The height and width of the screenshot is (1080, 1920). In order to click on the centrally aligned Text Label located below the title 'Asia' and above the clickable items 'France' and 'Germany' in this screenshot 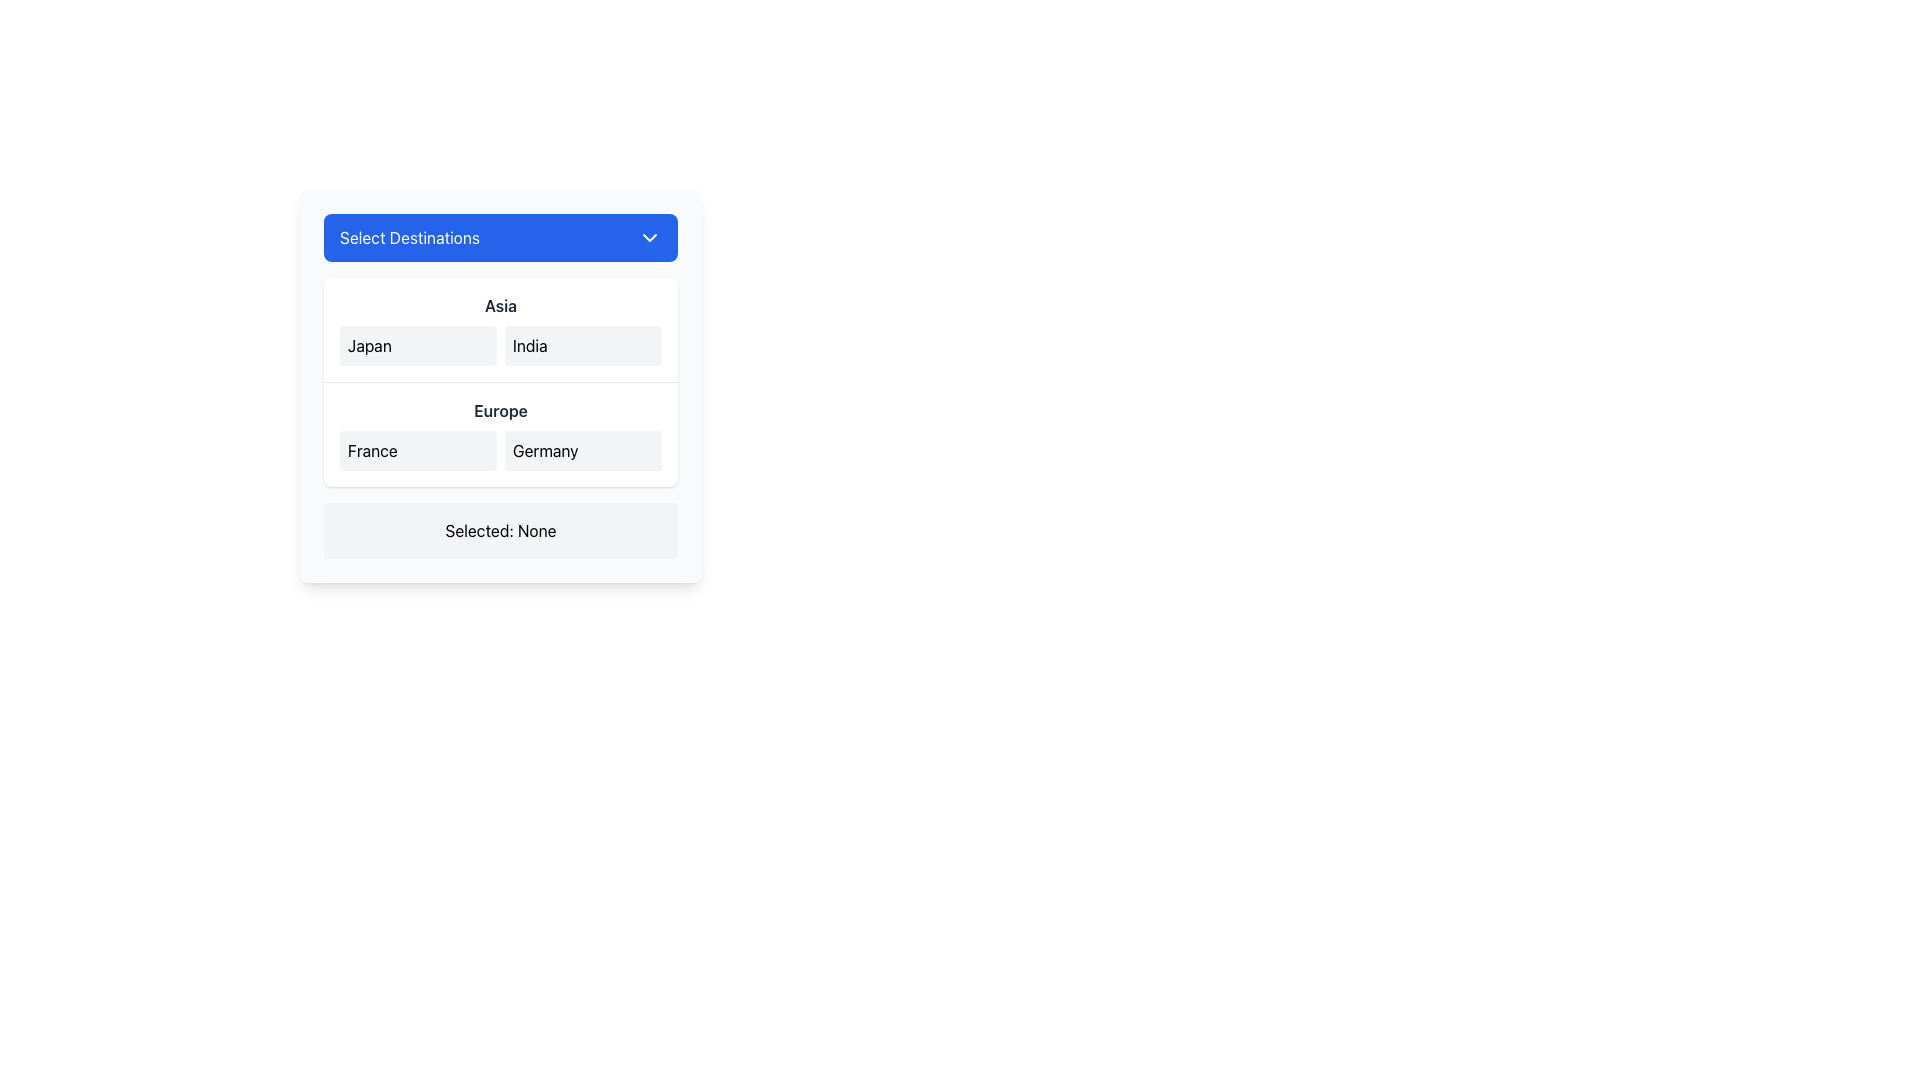, I will do `click(500, 410)`.